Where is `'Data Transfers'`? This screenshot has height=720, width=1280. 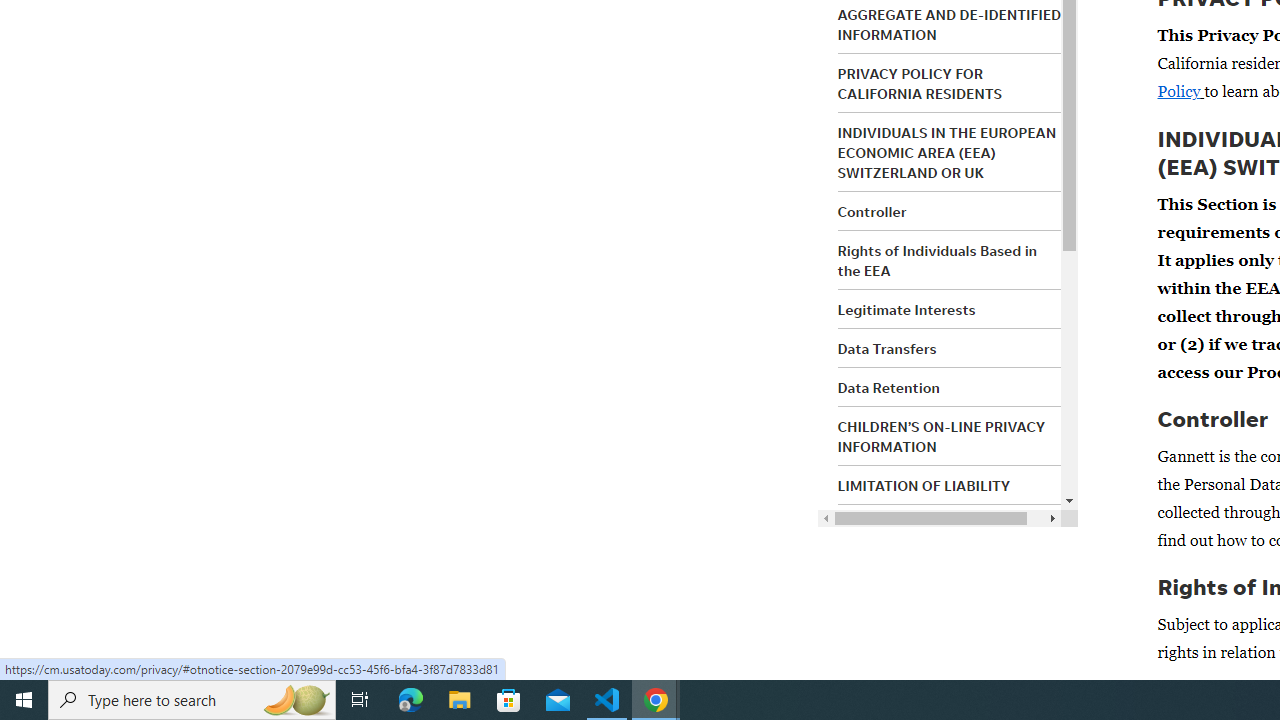 'Data Transfers' is located at coordinates (886, 347).